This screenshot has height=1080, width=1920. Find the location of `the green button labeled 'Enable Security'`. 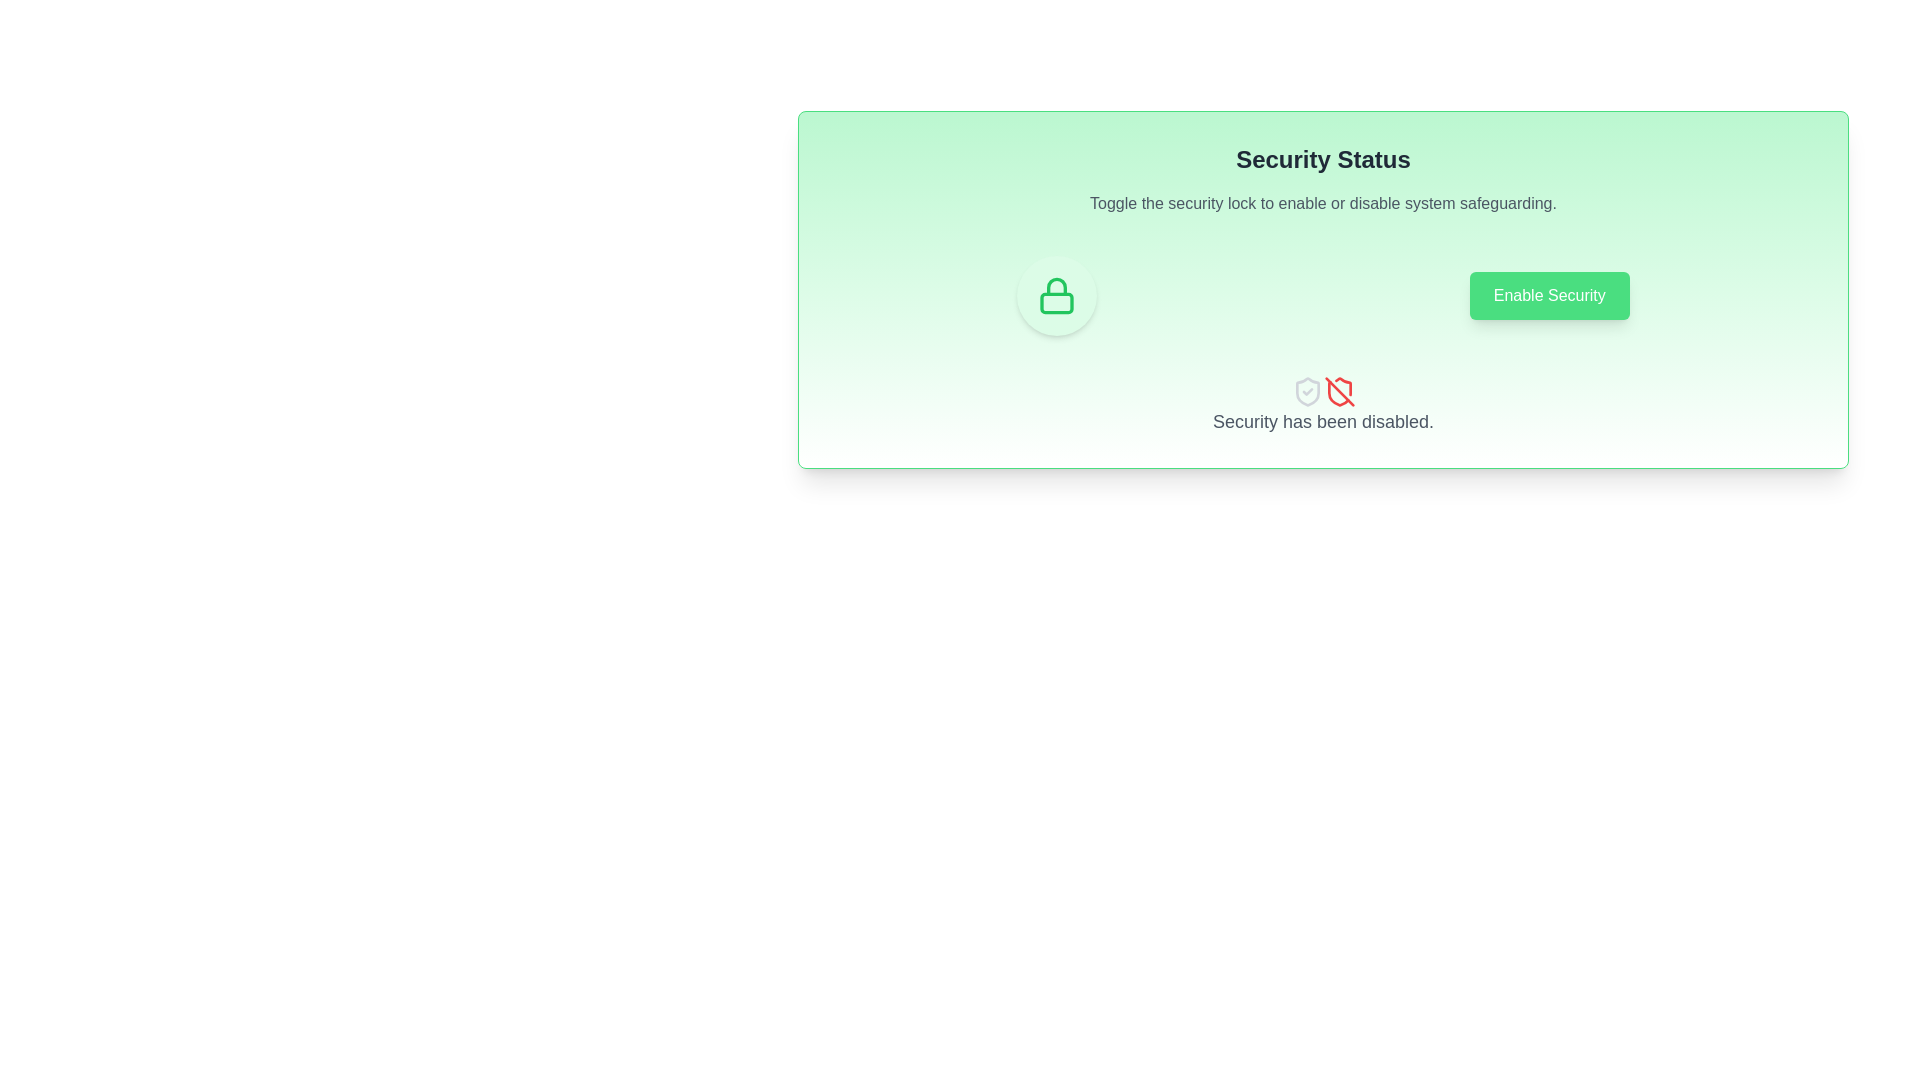

the green button labeled 'Enable Security' is located at coordinates (1548, 296).